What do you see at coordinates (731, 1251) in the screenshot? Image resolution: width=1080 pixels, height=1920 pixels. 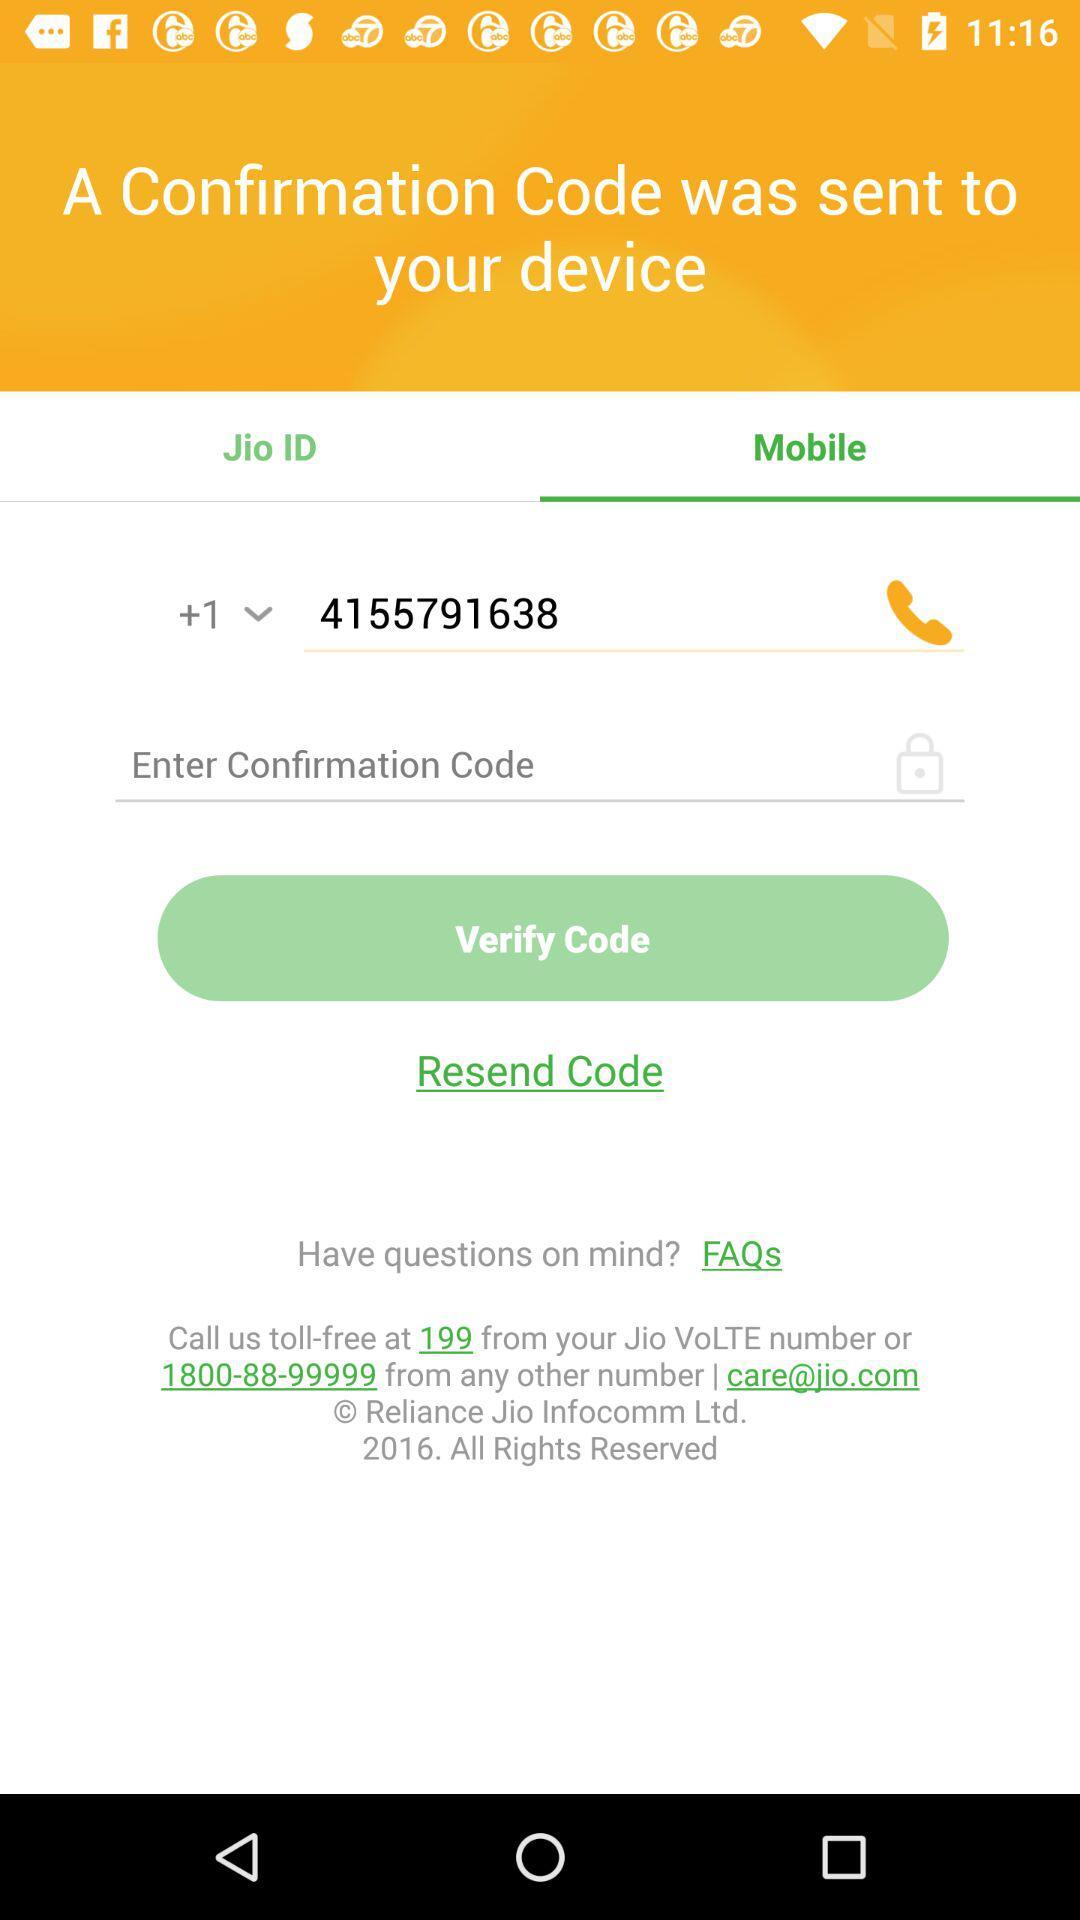 I see `item below the resend code item` at bounding box center [731, 1251].